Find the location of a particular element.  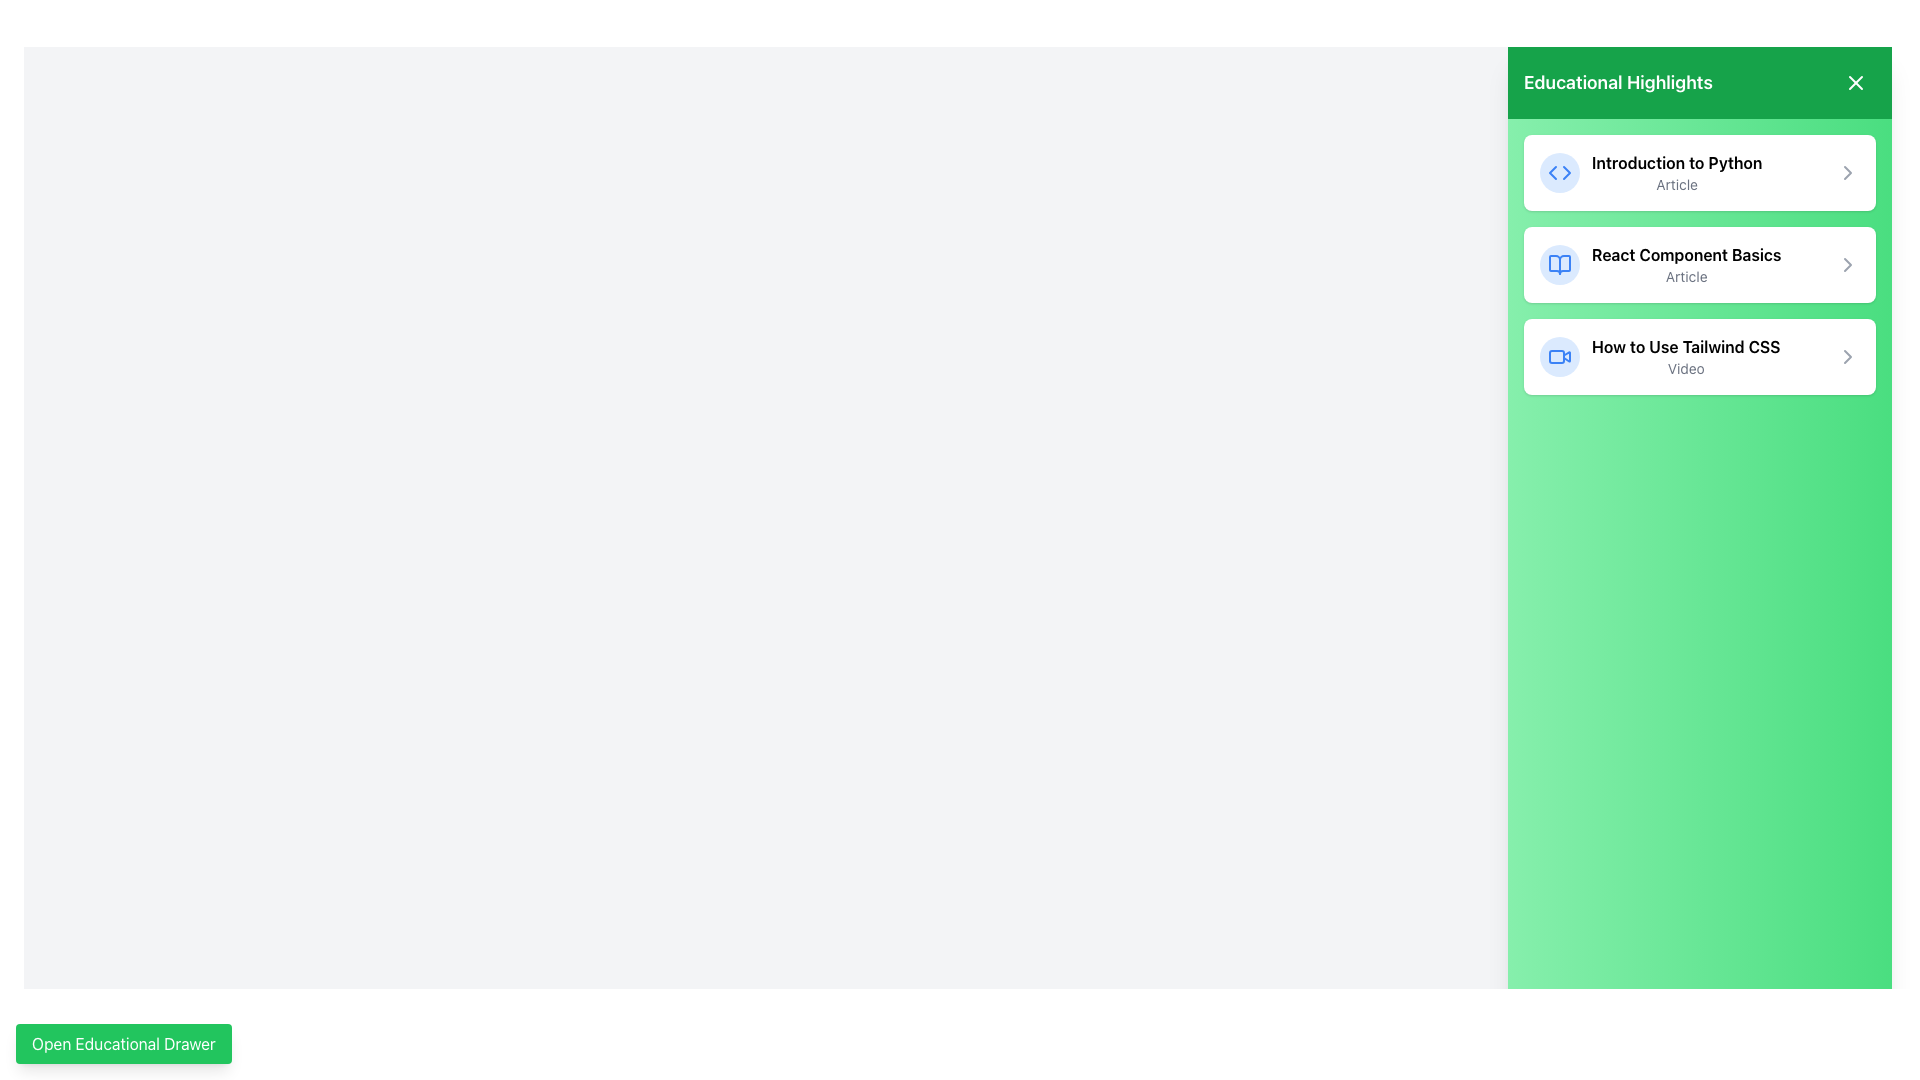

the right-facing arrow icon located at the right margin of the 'How to Use Tailwind CSS' card in the 'Educational Highlights' section is located at coordinates (1847, 356).